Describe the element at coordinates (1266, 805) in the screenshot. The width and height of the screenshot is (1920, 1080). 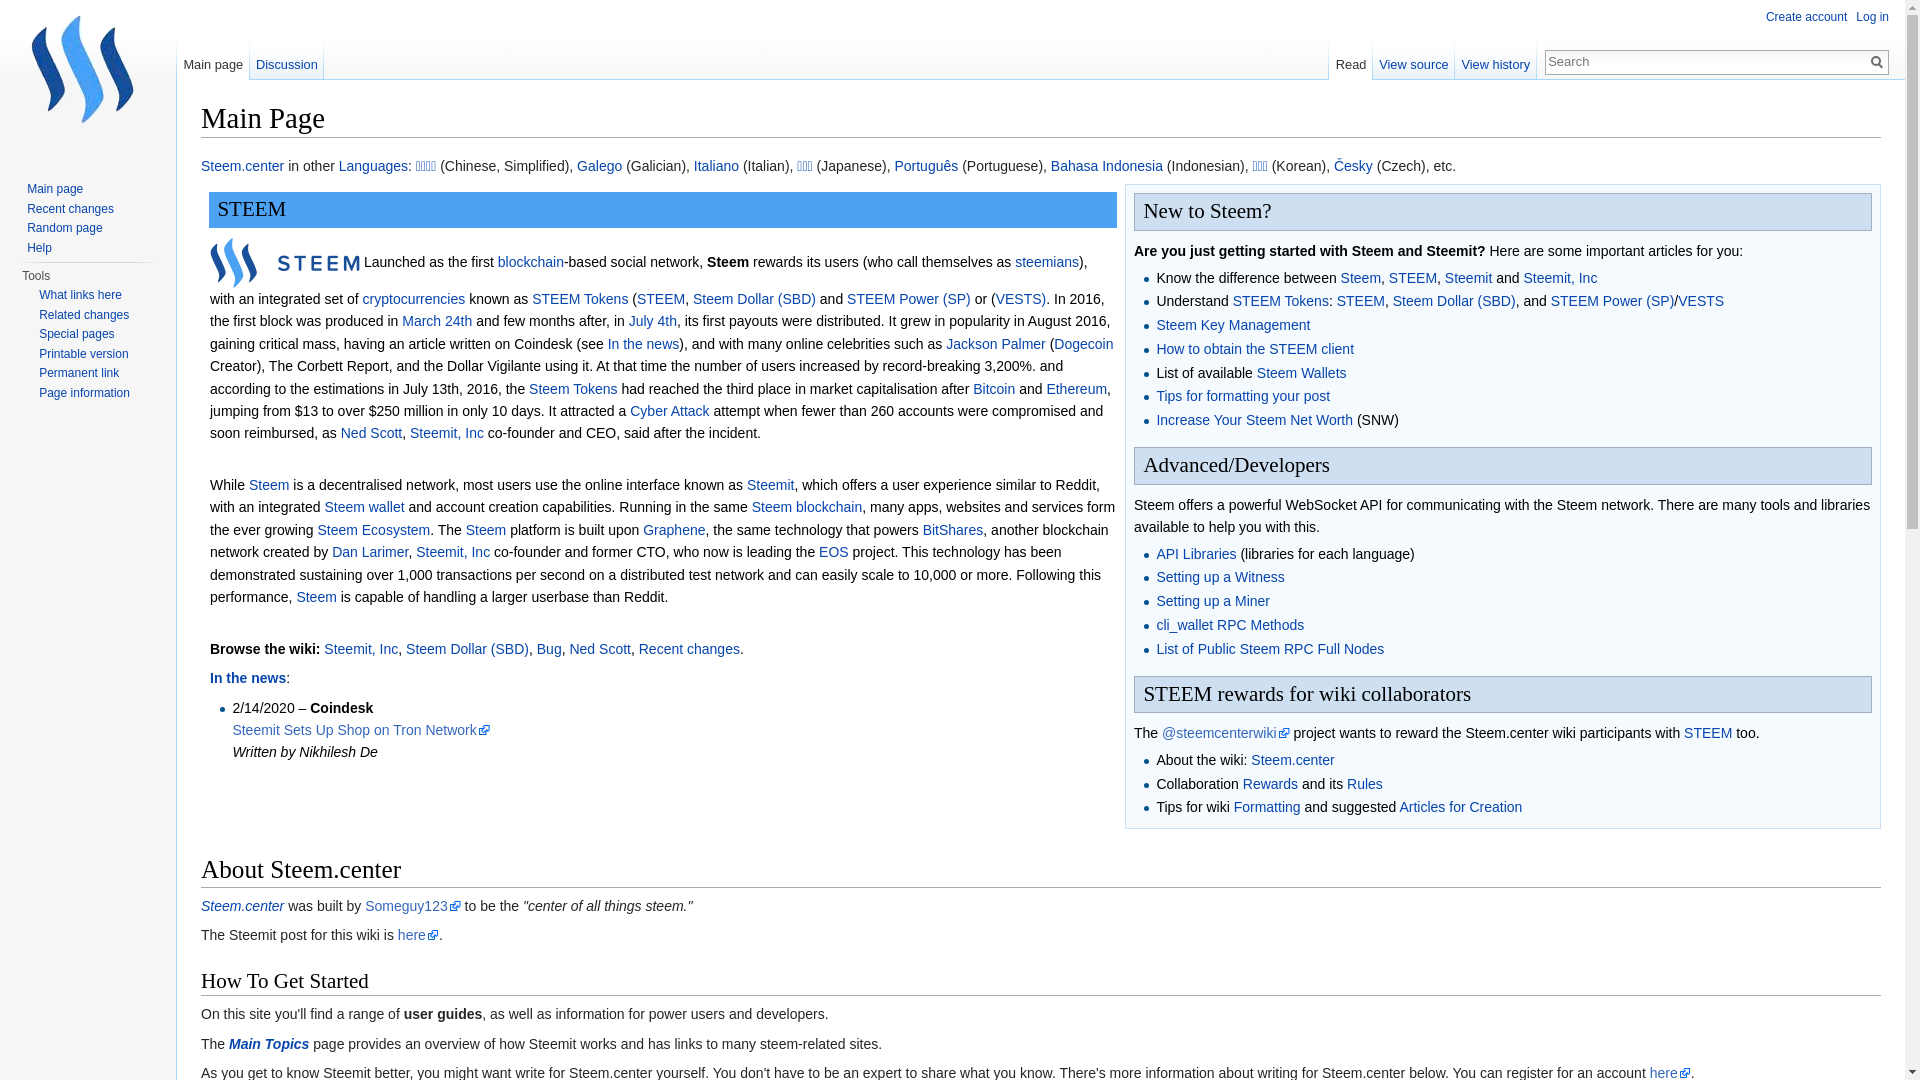
I see `'Formatting'` at that location.